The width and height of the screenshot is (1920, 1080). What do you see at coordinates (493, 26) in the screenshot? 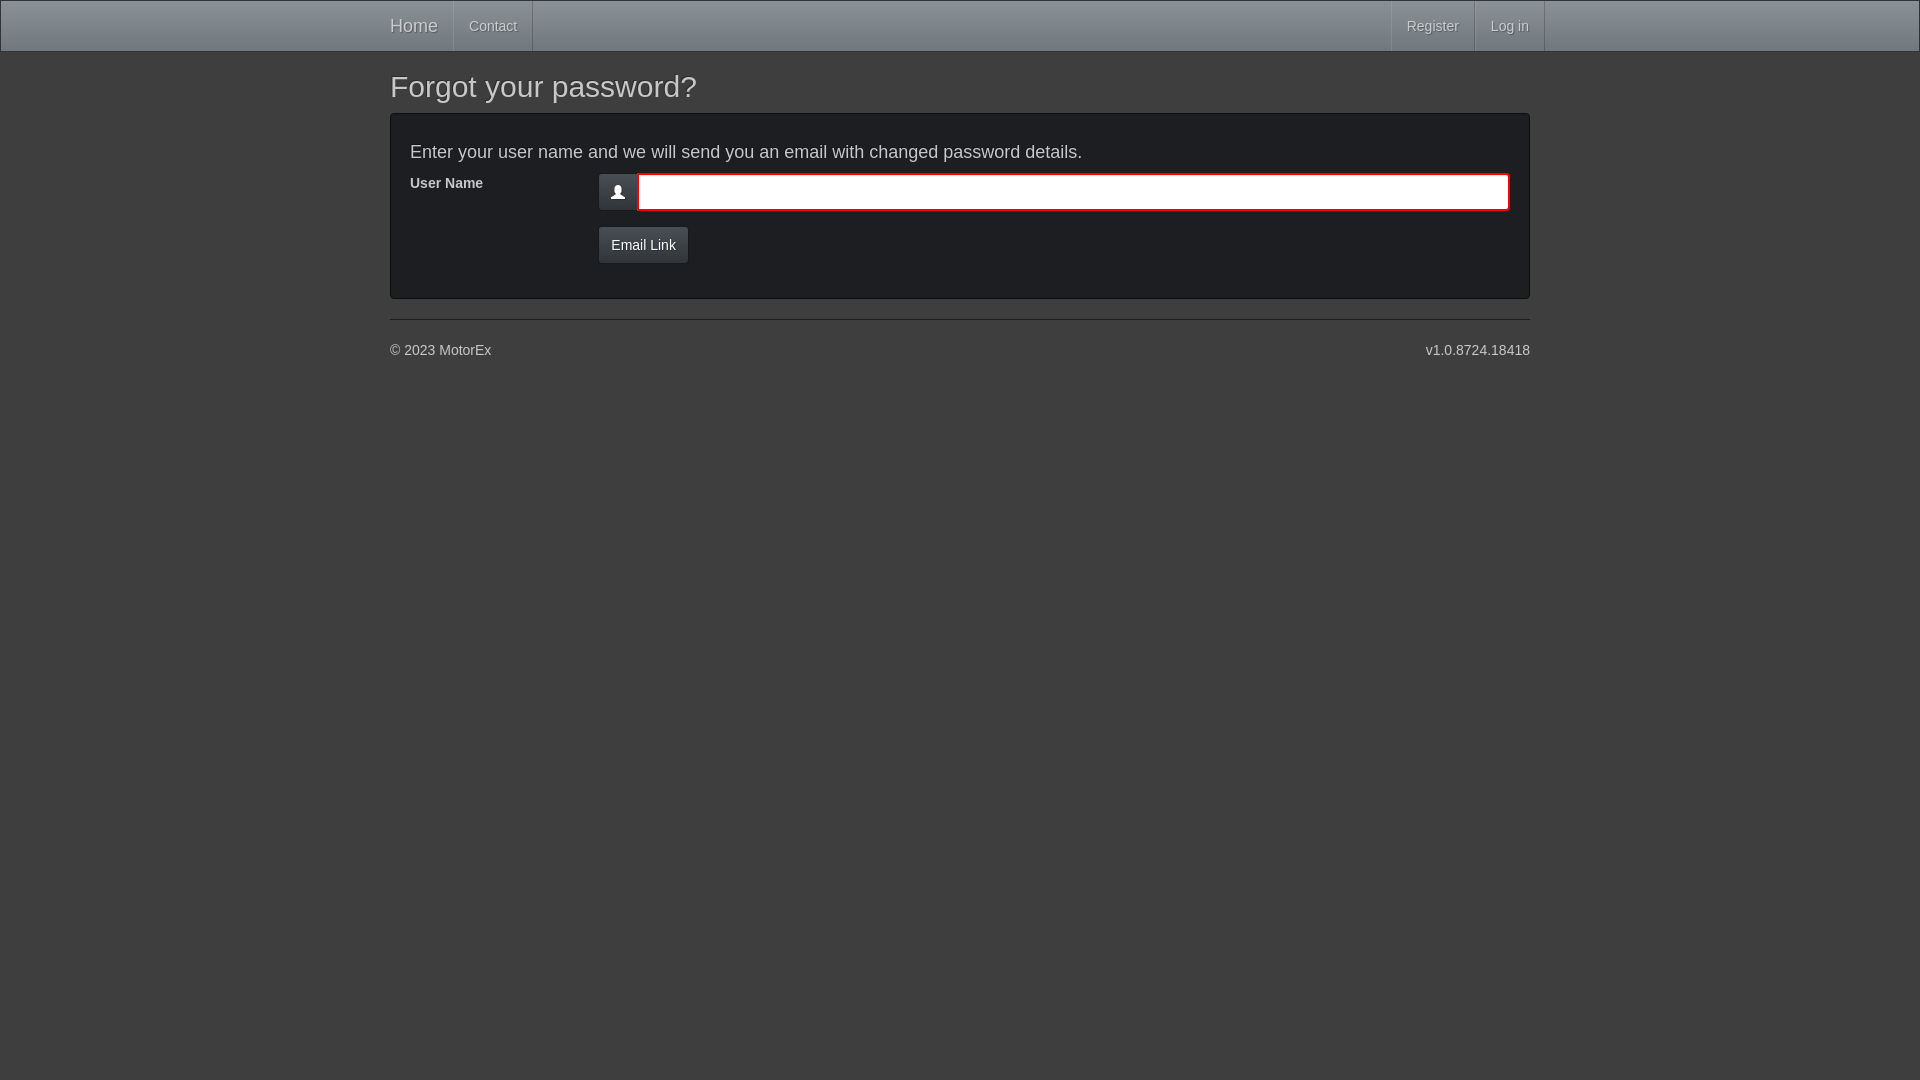
I see `'Contact'` at bounding box center [493, 26].